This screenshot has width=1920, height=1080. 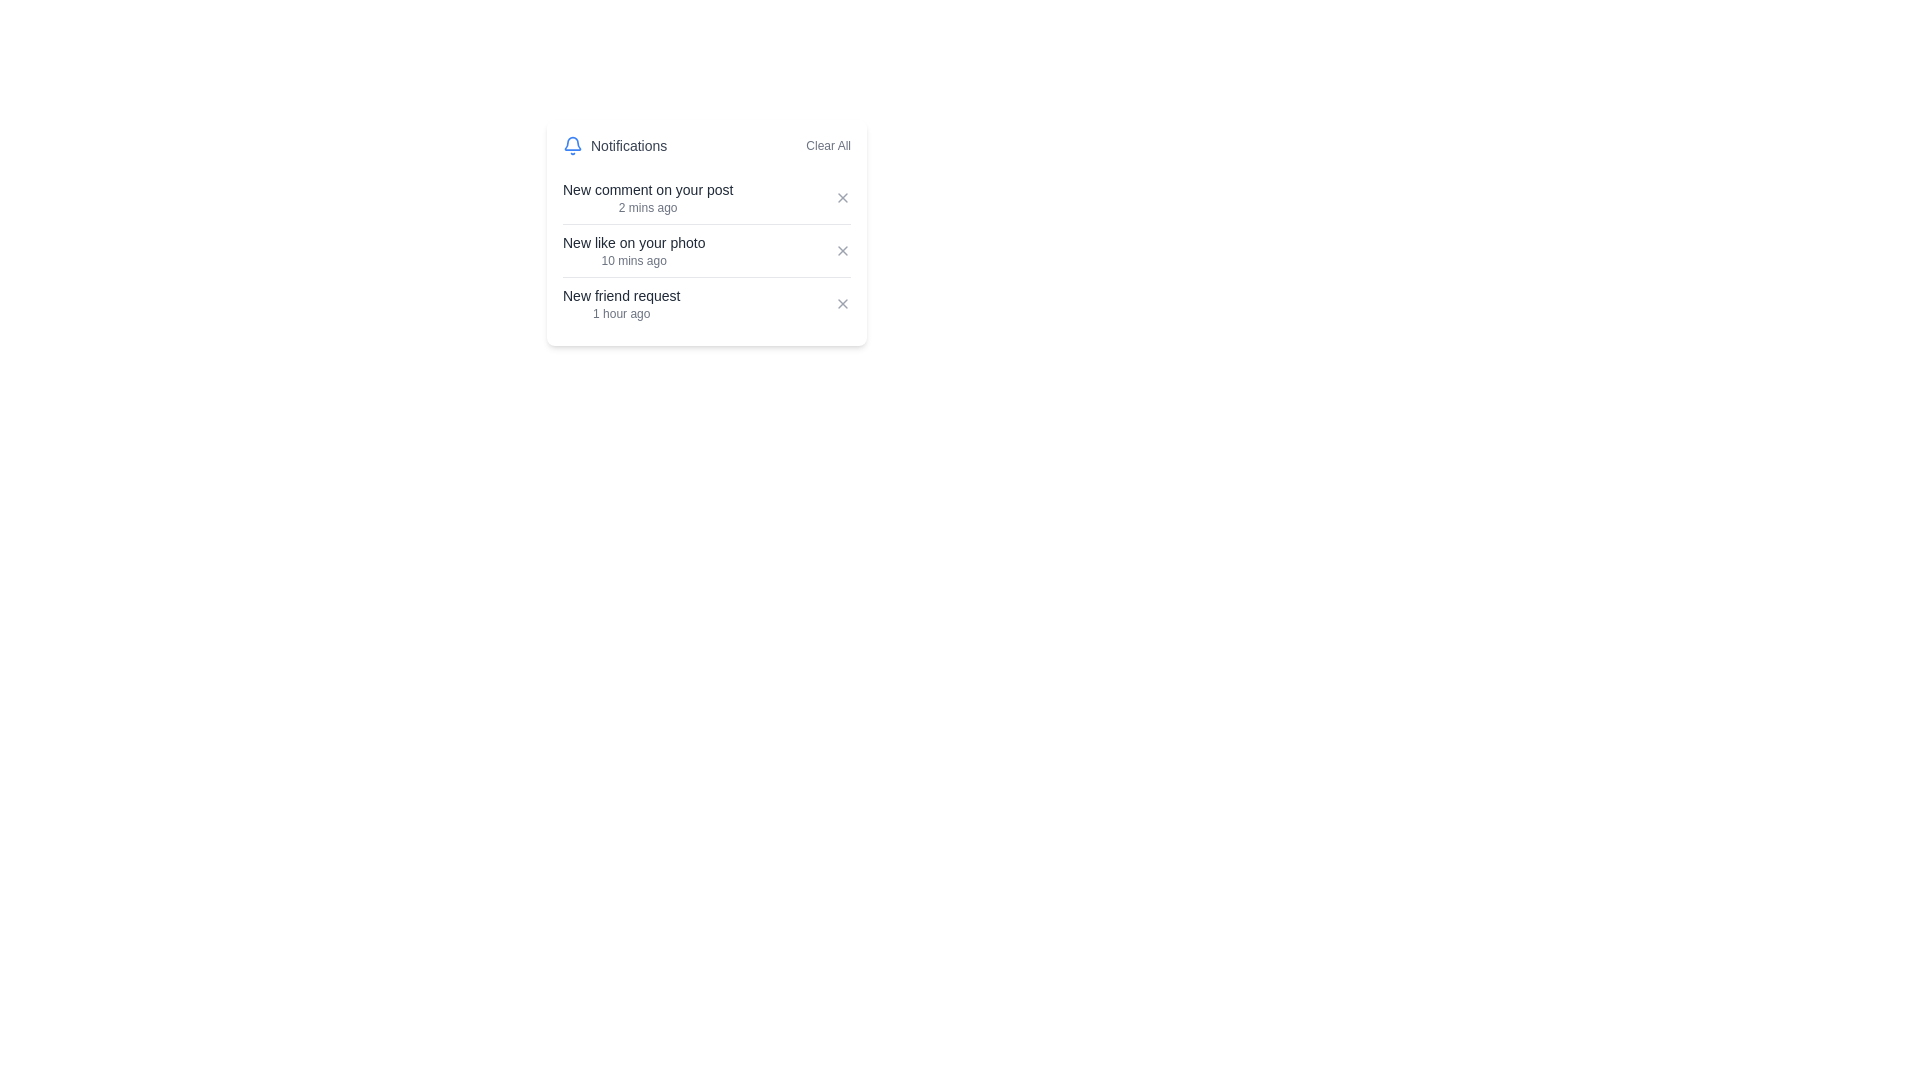 What do you see at coordinates (614, 145) in the screenshot?
I see `the 'Notifications' text with the blue bell icon located at the top-left corner of the card-like panel` at bounding box center [614, 145].